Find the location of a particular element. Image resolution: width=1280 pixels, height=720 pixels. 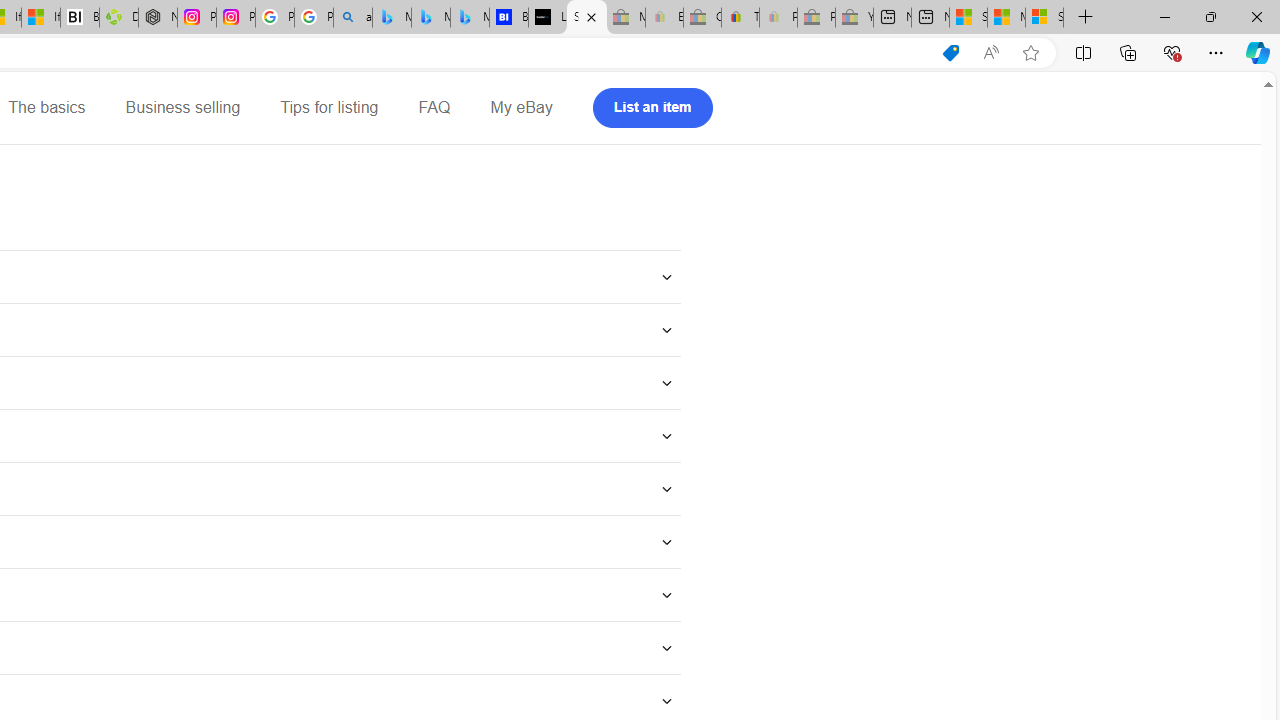

'Shanghai, China hourly forecast | Microsoft Weather' is located at coordinates (968, 17).